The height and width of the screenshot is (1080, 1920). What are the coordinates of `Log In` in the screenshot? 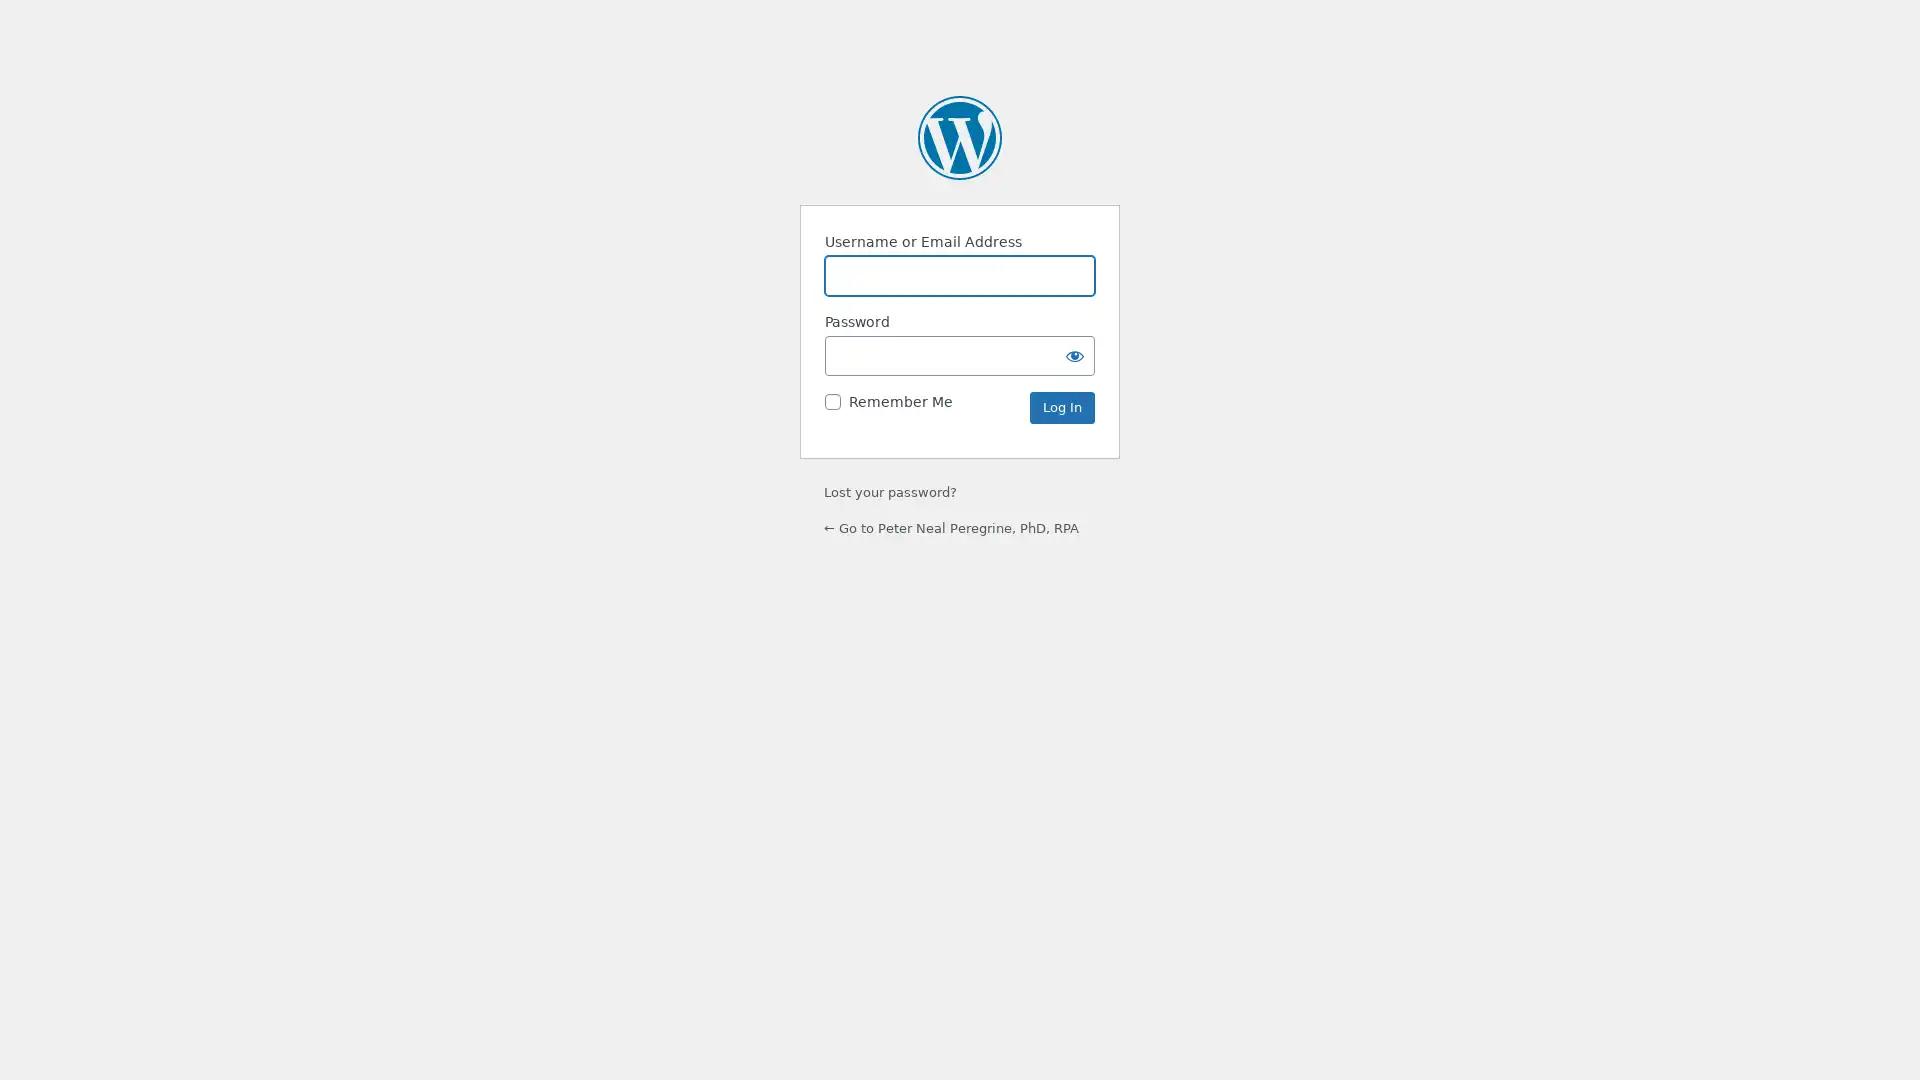 It's located at (1061, 407).